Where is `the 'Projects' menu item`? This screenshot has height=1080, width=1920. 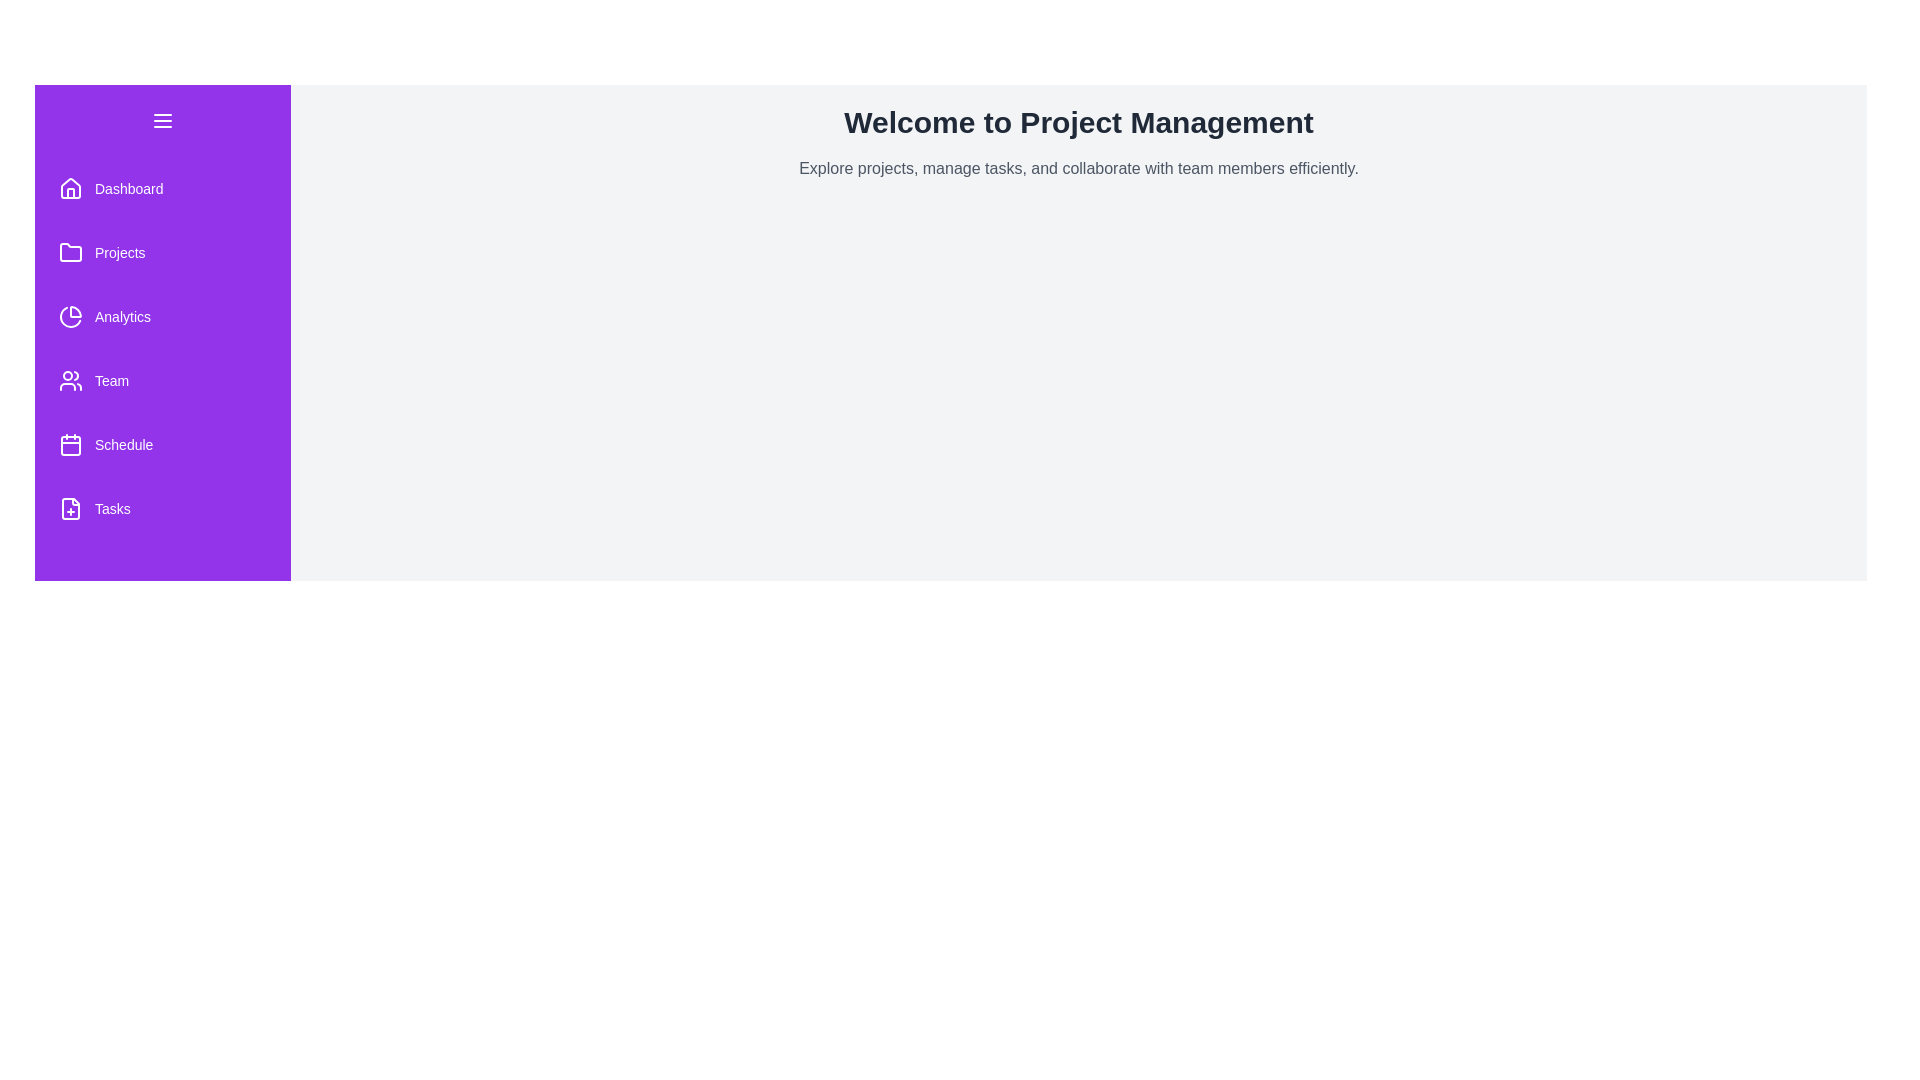 the 'Projects' menu item is located at coordinates (163, 252).